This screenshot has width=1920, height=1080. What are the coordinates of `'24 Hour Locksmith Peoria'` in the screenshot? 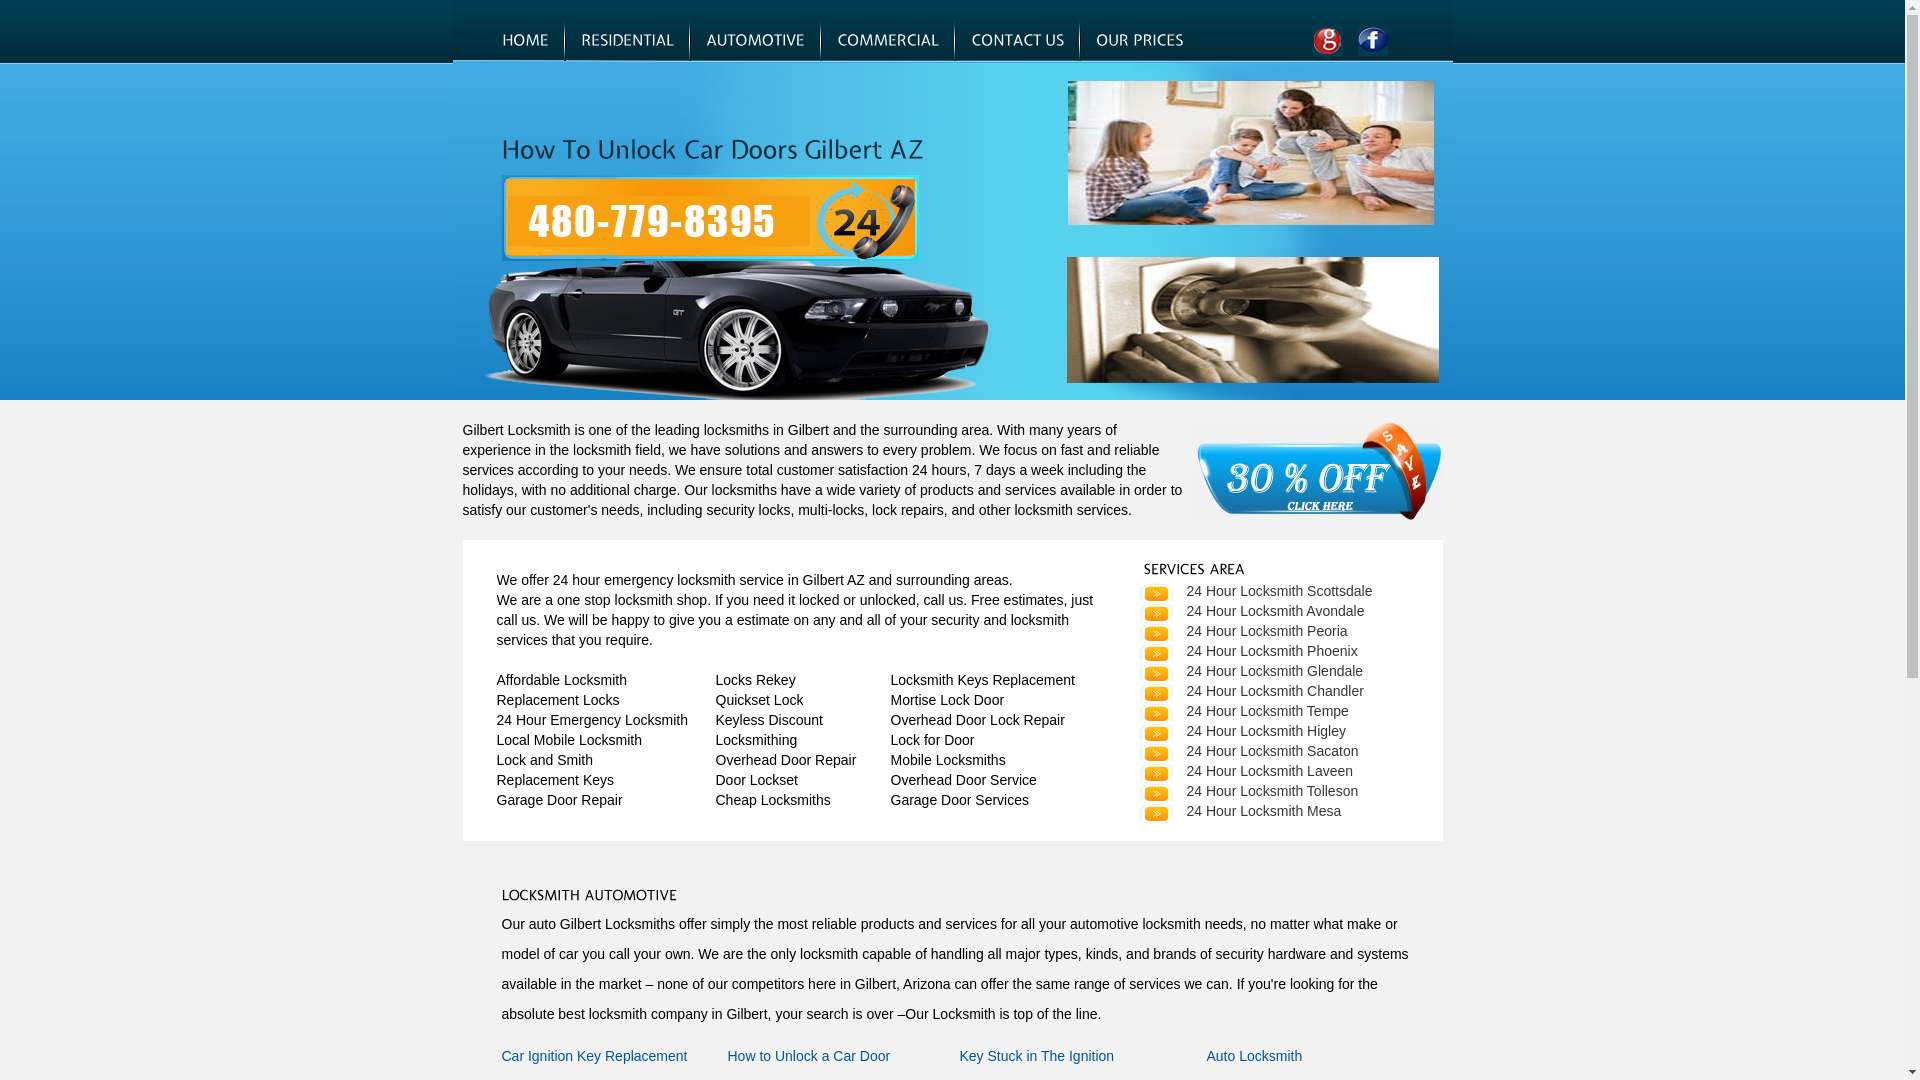 It's located at (1241, 631).